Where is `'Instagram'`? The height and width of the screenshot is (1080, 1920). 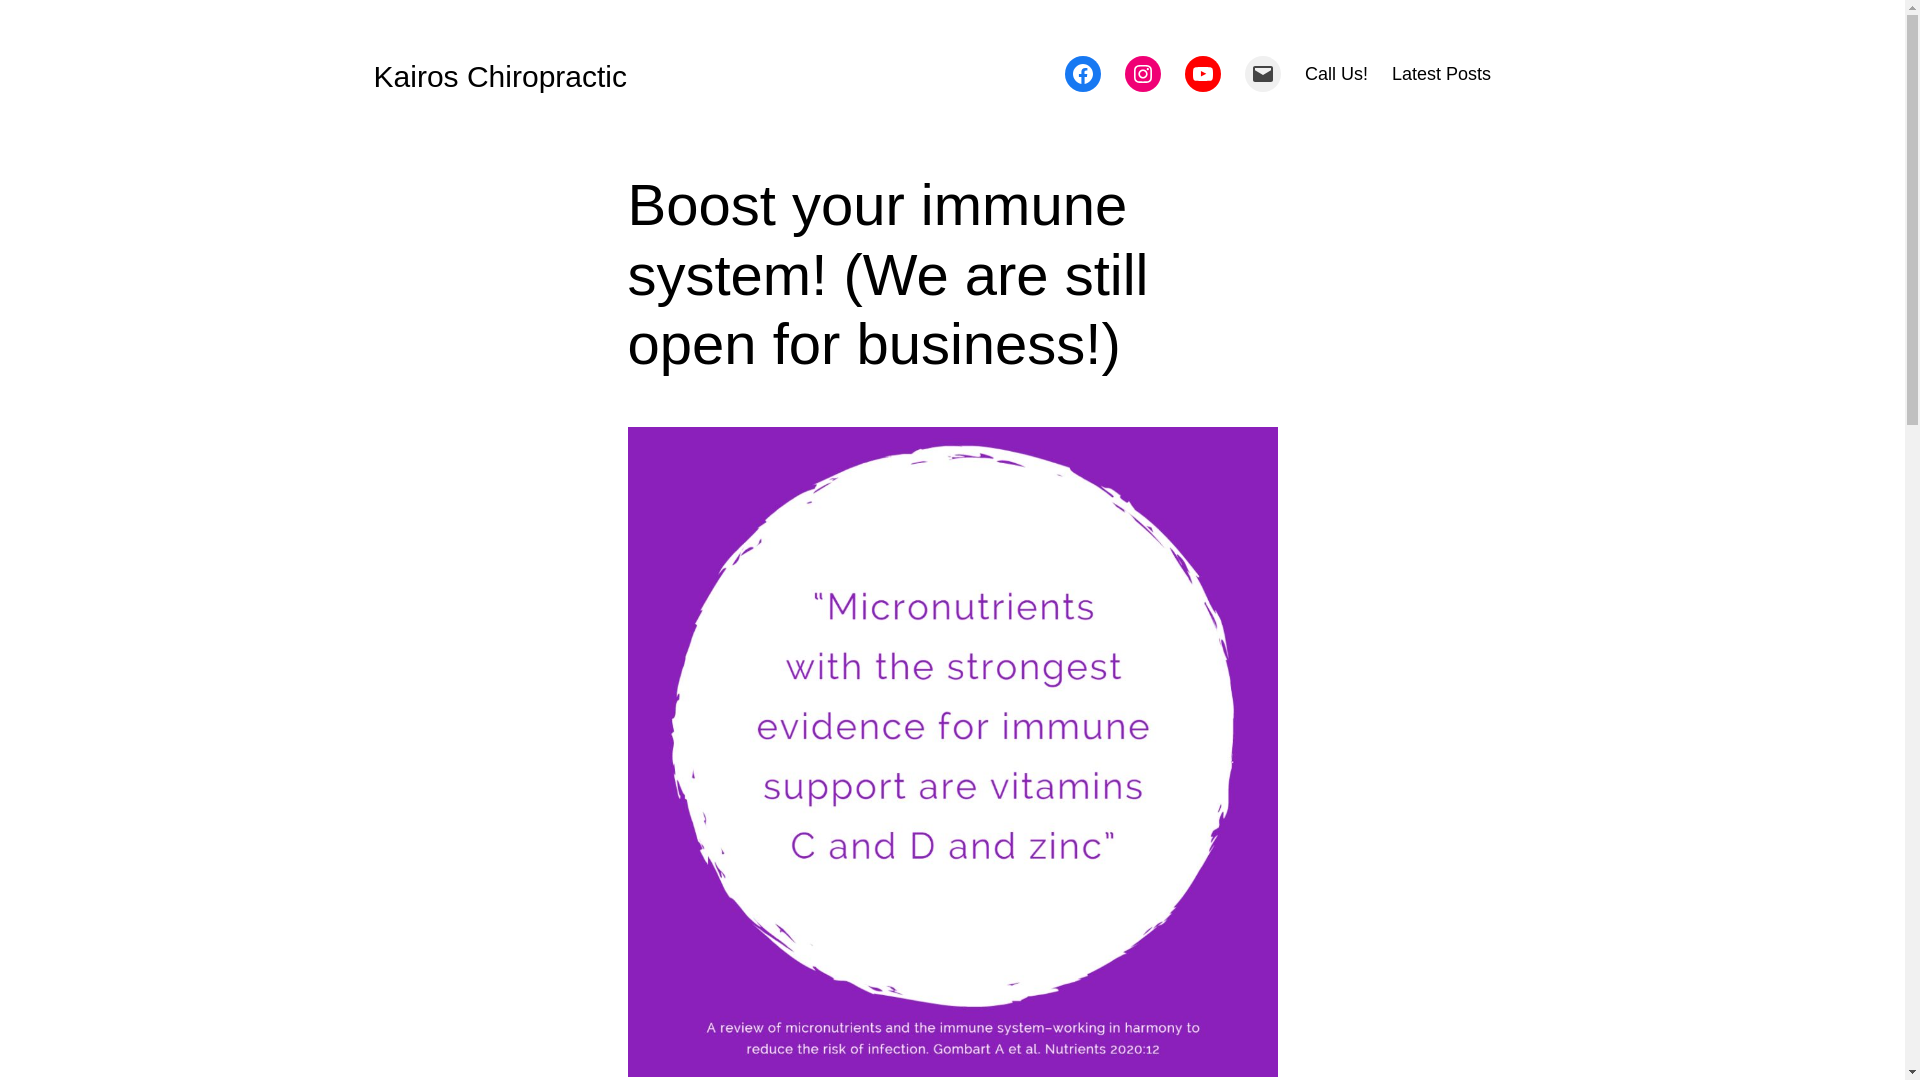
'Instagram' is located at coordinates (1142, 72).